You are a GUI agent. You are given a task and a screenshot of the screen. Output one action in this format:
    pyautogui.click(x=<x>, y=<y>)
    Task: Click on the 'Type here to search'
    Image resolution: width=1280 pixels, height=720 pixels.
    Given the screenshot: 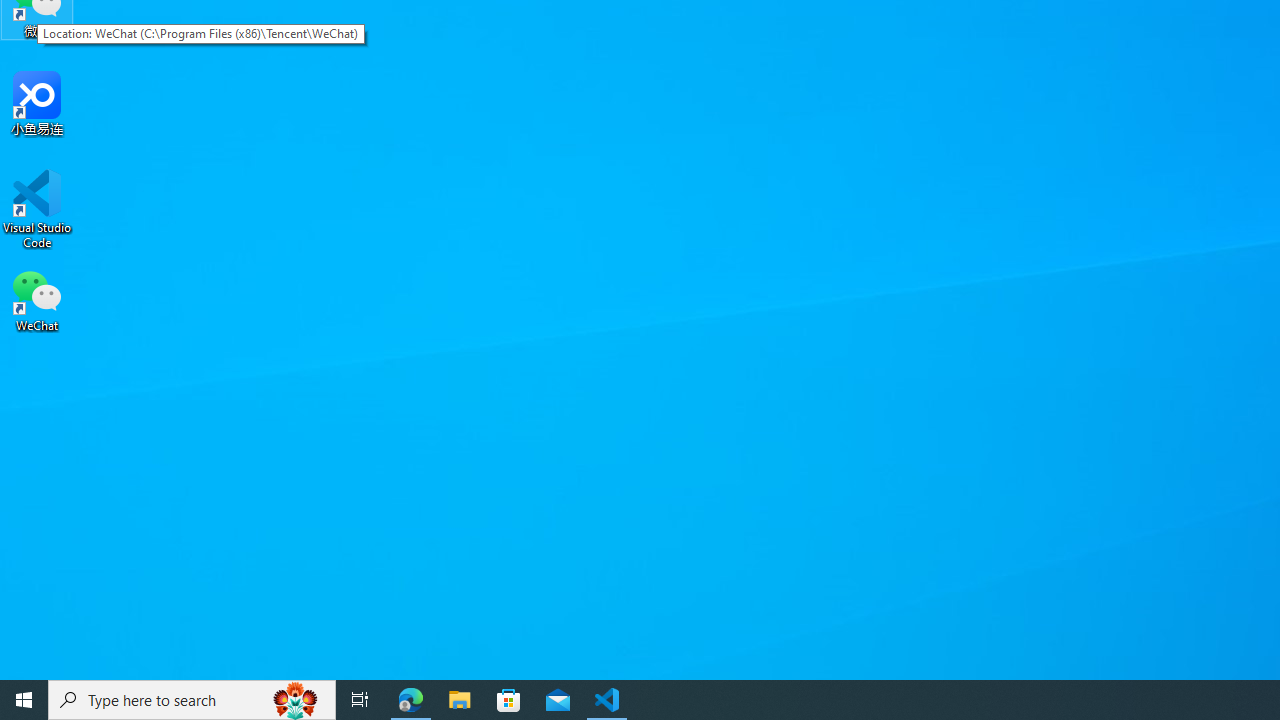 What is the action you would take?
    pyautogui.click(x=192, y=698)
    